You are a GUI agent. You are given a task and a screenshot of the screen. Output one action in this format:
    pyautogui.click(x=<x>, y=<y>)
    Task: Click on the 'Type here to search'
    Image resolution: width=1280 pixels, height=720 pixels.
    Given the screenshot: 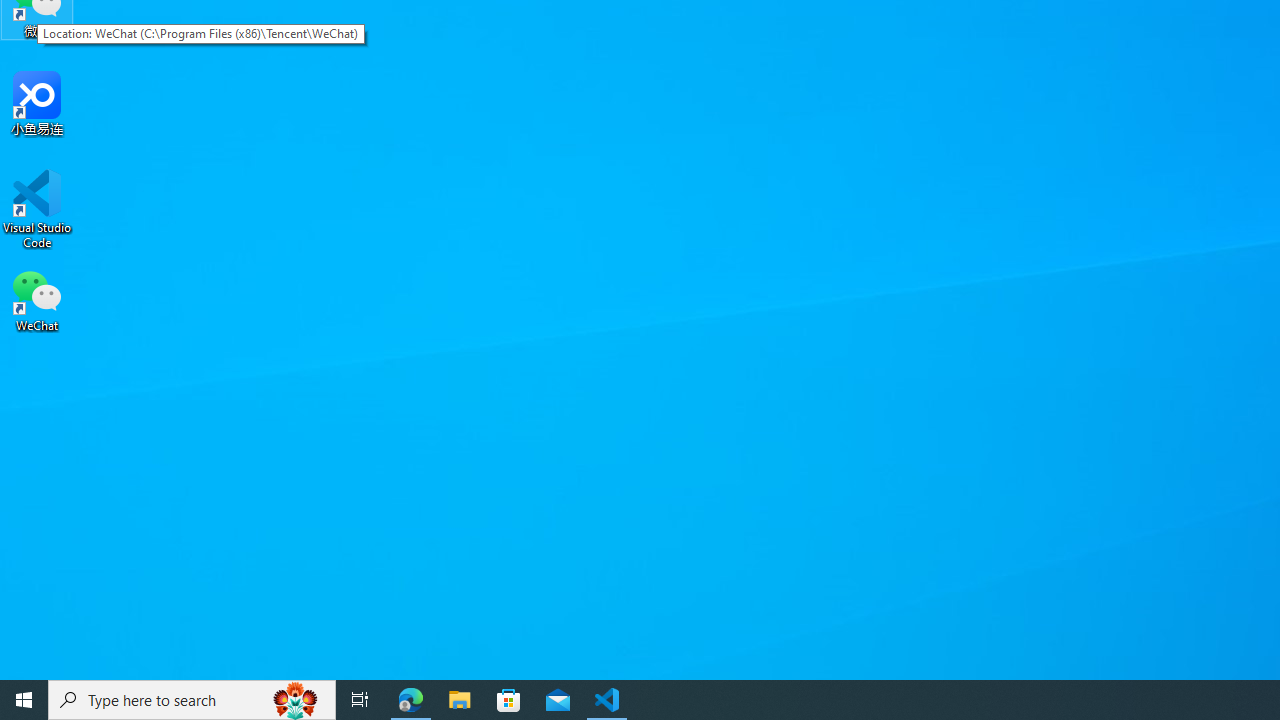 What is the action you would take?
    pyautogui.click(x=192, y=698)
    